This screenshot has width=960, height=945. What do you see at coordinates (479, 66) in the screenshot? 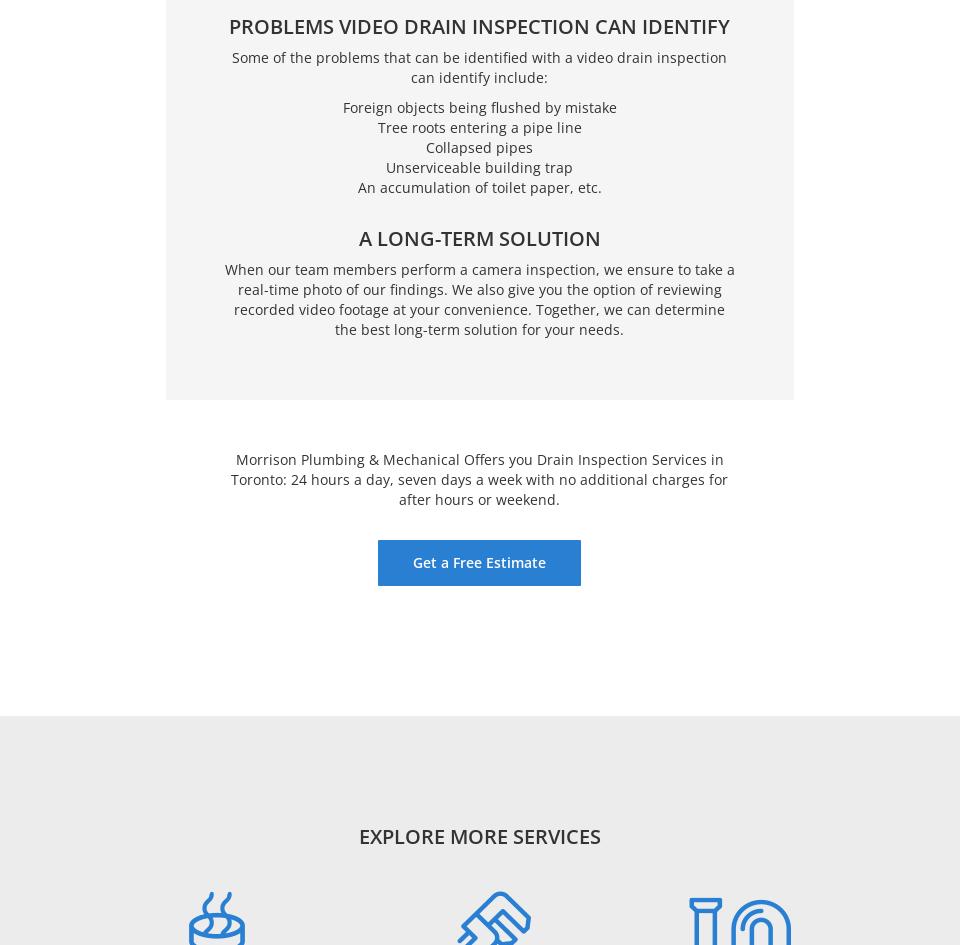
I see `'Some of the problems that can be identified with a video drain inspection can identify include:'` at bounding box center [479, 66].